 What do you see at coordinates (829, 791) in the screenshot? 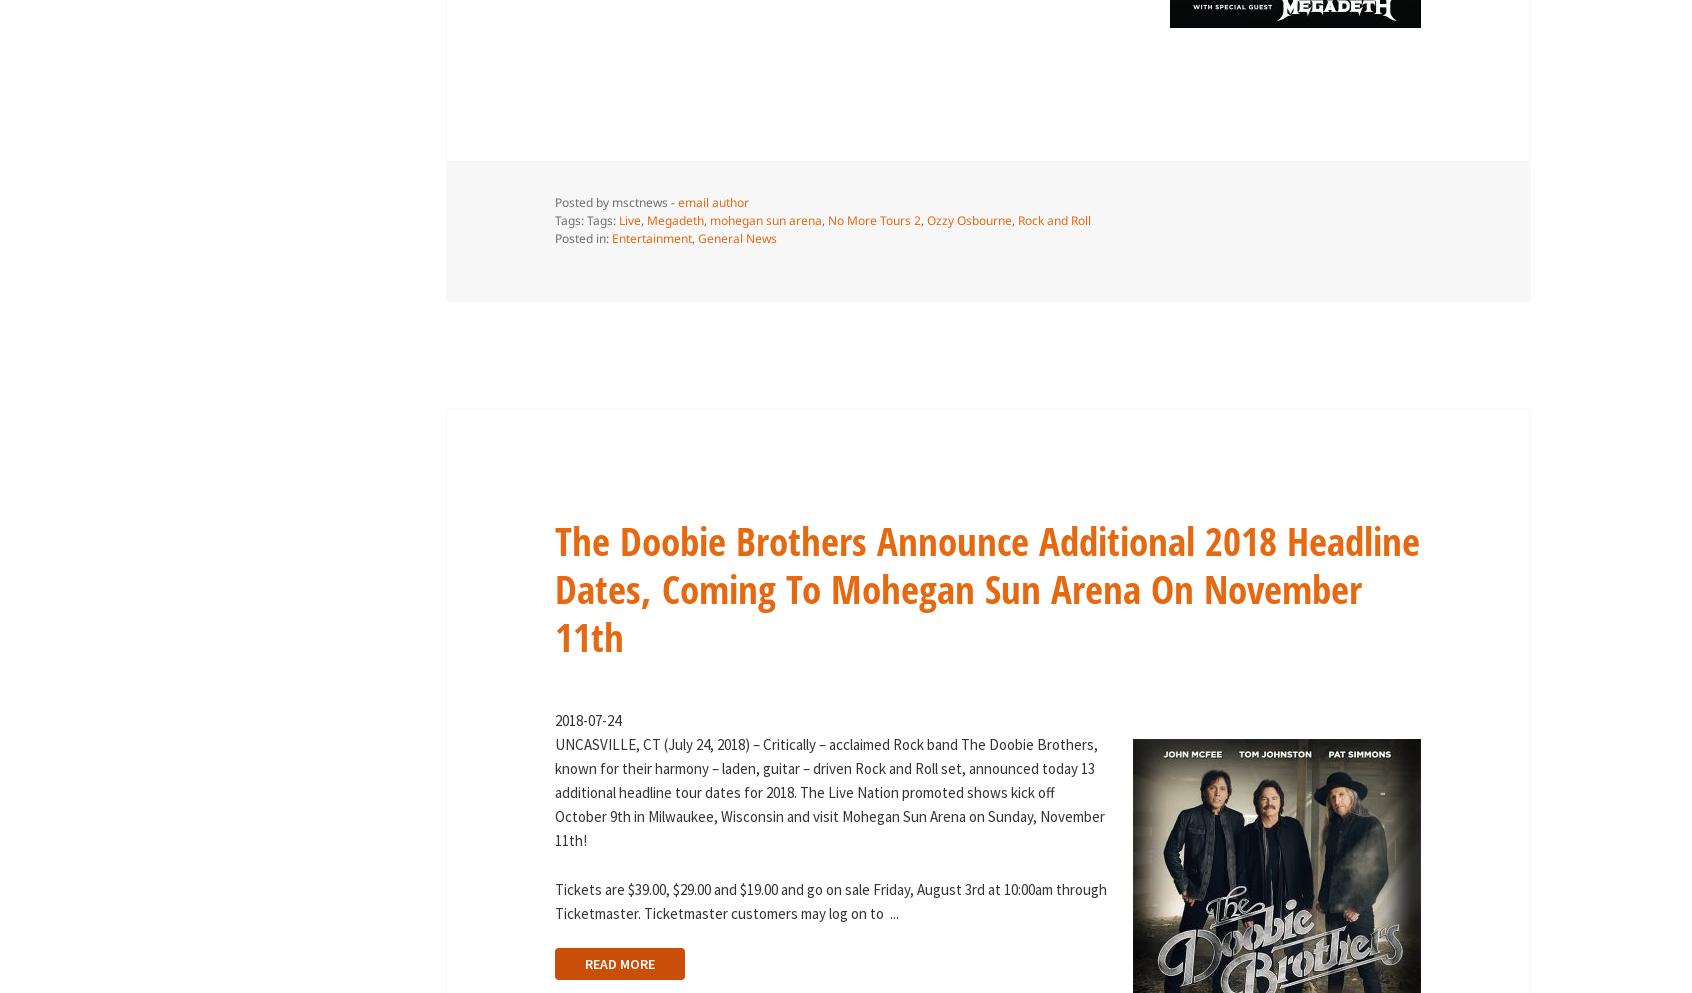
I see `'UNCASVILLE, CT (July 24, 2018) – Critically – acclaimed Rock band The Doobie Brothers, known for their harmony – laden, guitar – driven Rock and Roll set, announced today 13 additional headline tour dates for 2018. The Live Nation promoted shows kick off October 9th in Milwaukee, Wisconsin and visit Mohegan Sun Arena on Sunday, November 11th!'` at bounding box center [829, 791].